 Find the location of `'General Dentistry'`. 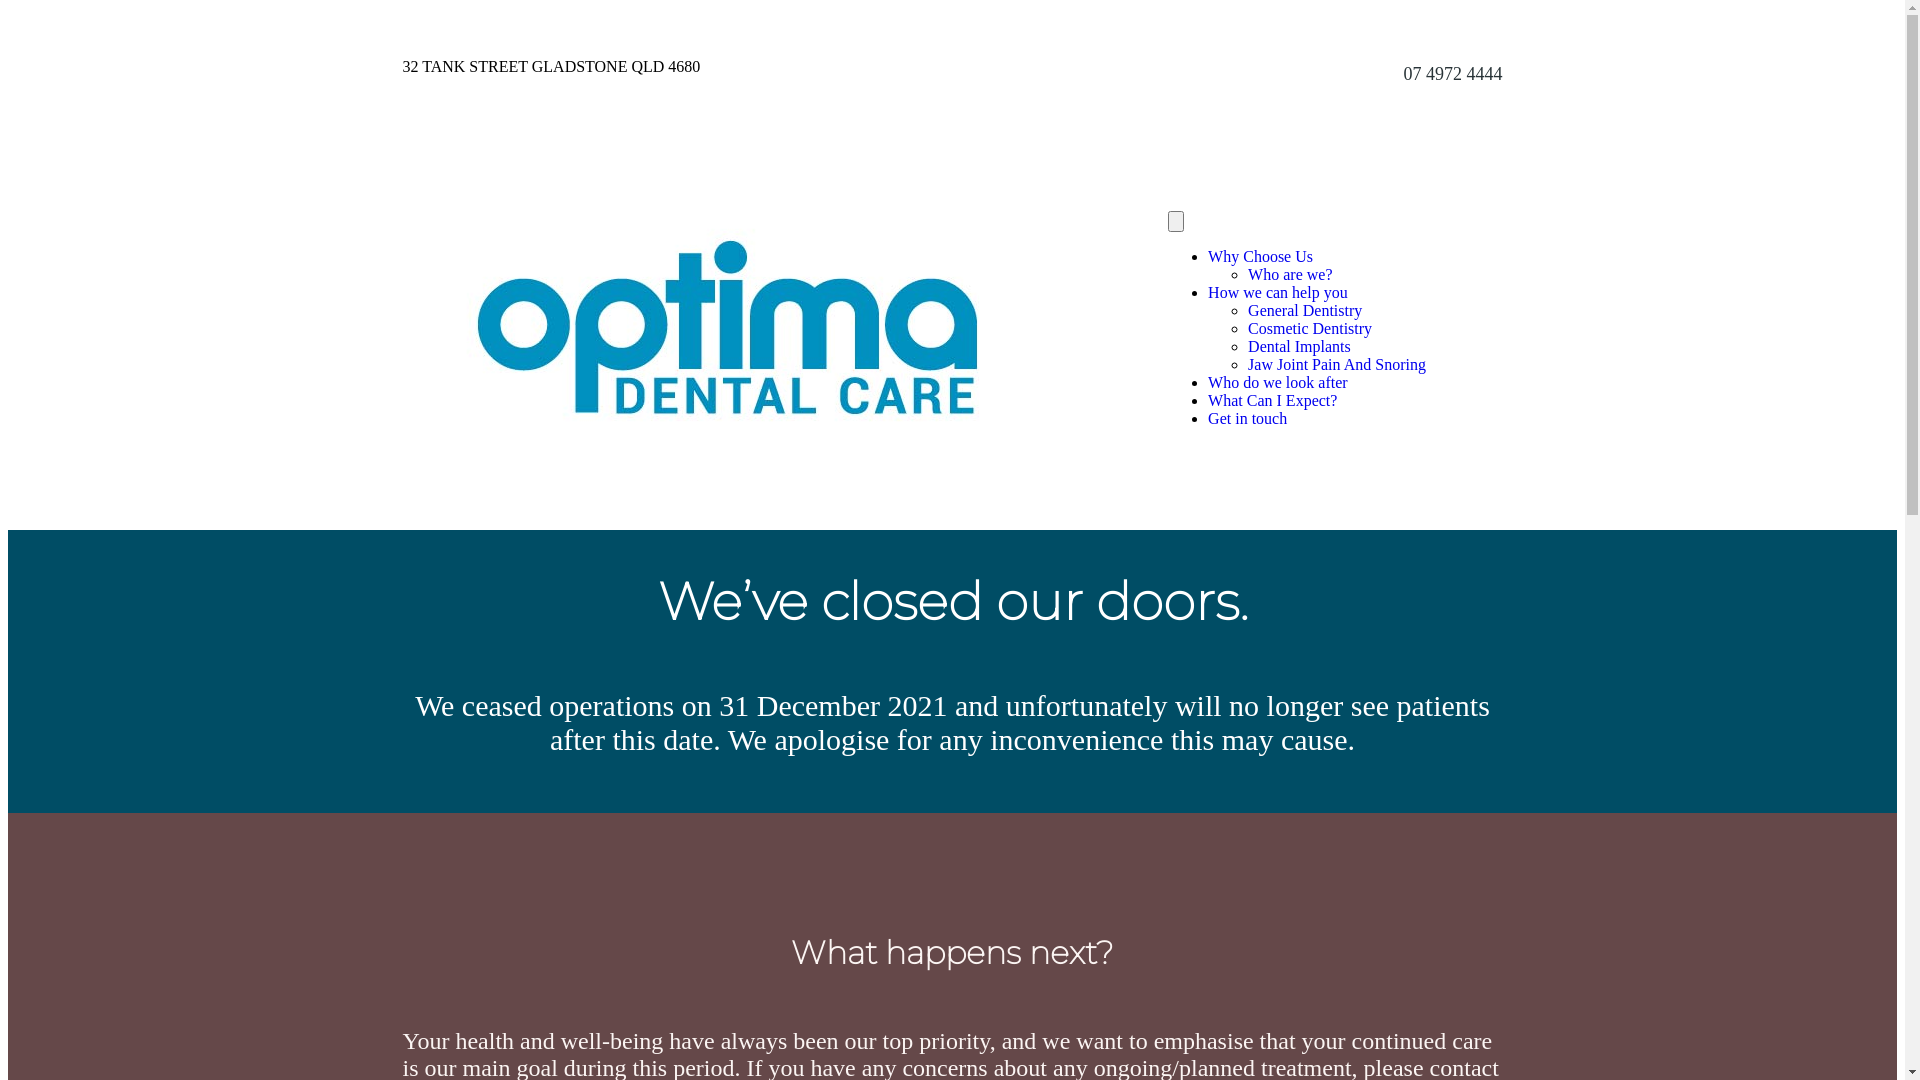

'General Dentistry' is located at coordinates (1305, 310).